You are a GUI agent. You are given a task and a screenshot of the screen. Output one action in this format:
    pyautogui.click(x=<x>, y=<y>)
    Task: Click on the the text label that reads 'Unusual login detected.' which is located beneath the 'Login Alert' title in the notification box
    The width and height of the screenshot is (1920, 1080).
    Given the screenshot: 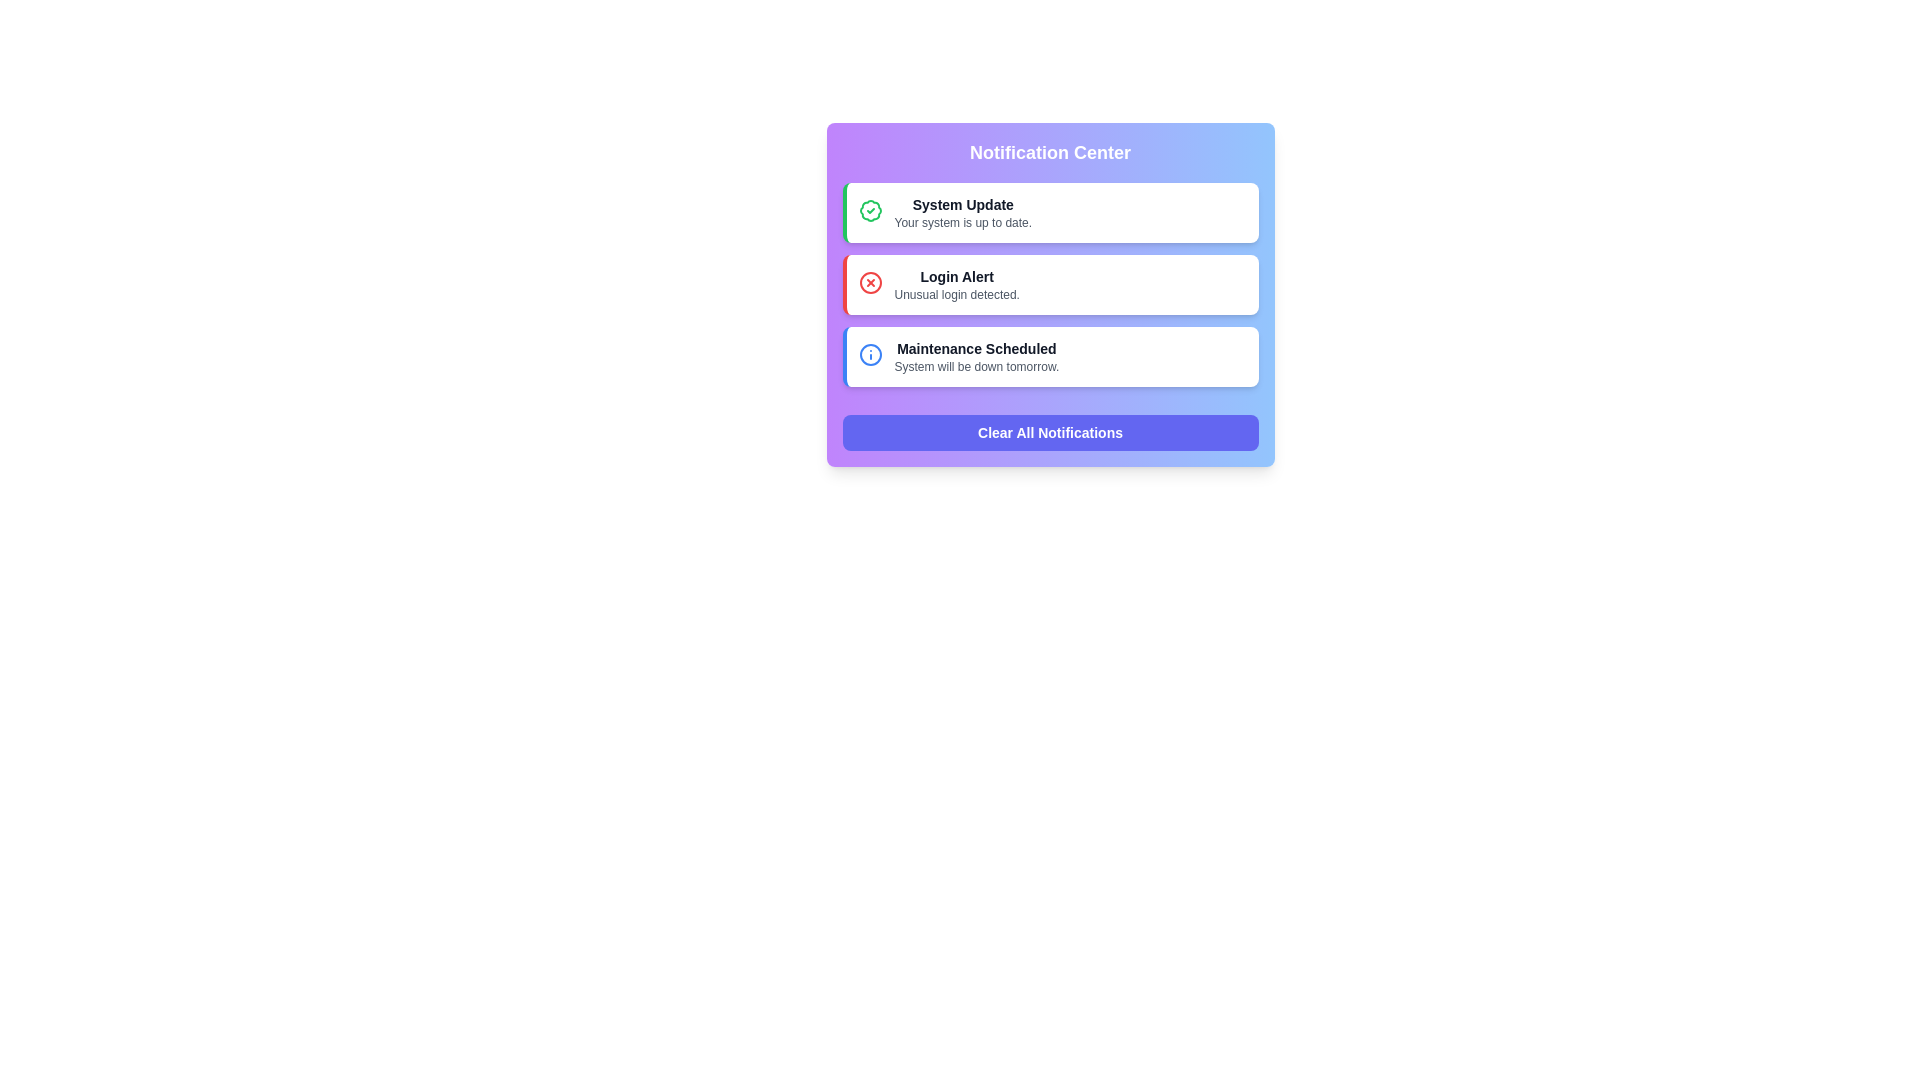 What is the action you would take?
    pyautogui.click(x=956, y=294)
    